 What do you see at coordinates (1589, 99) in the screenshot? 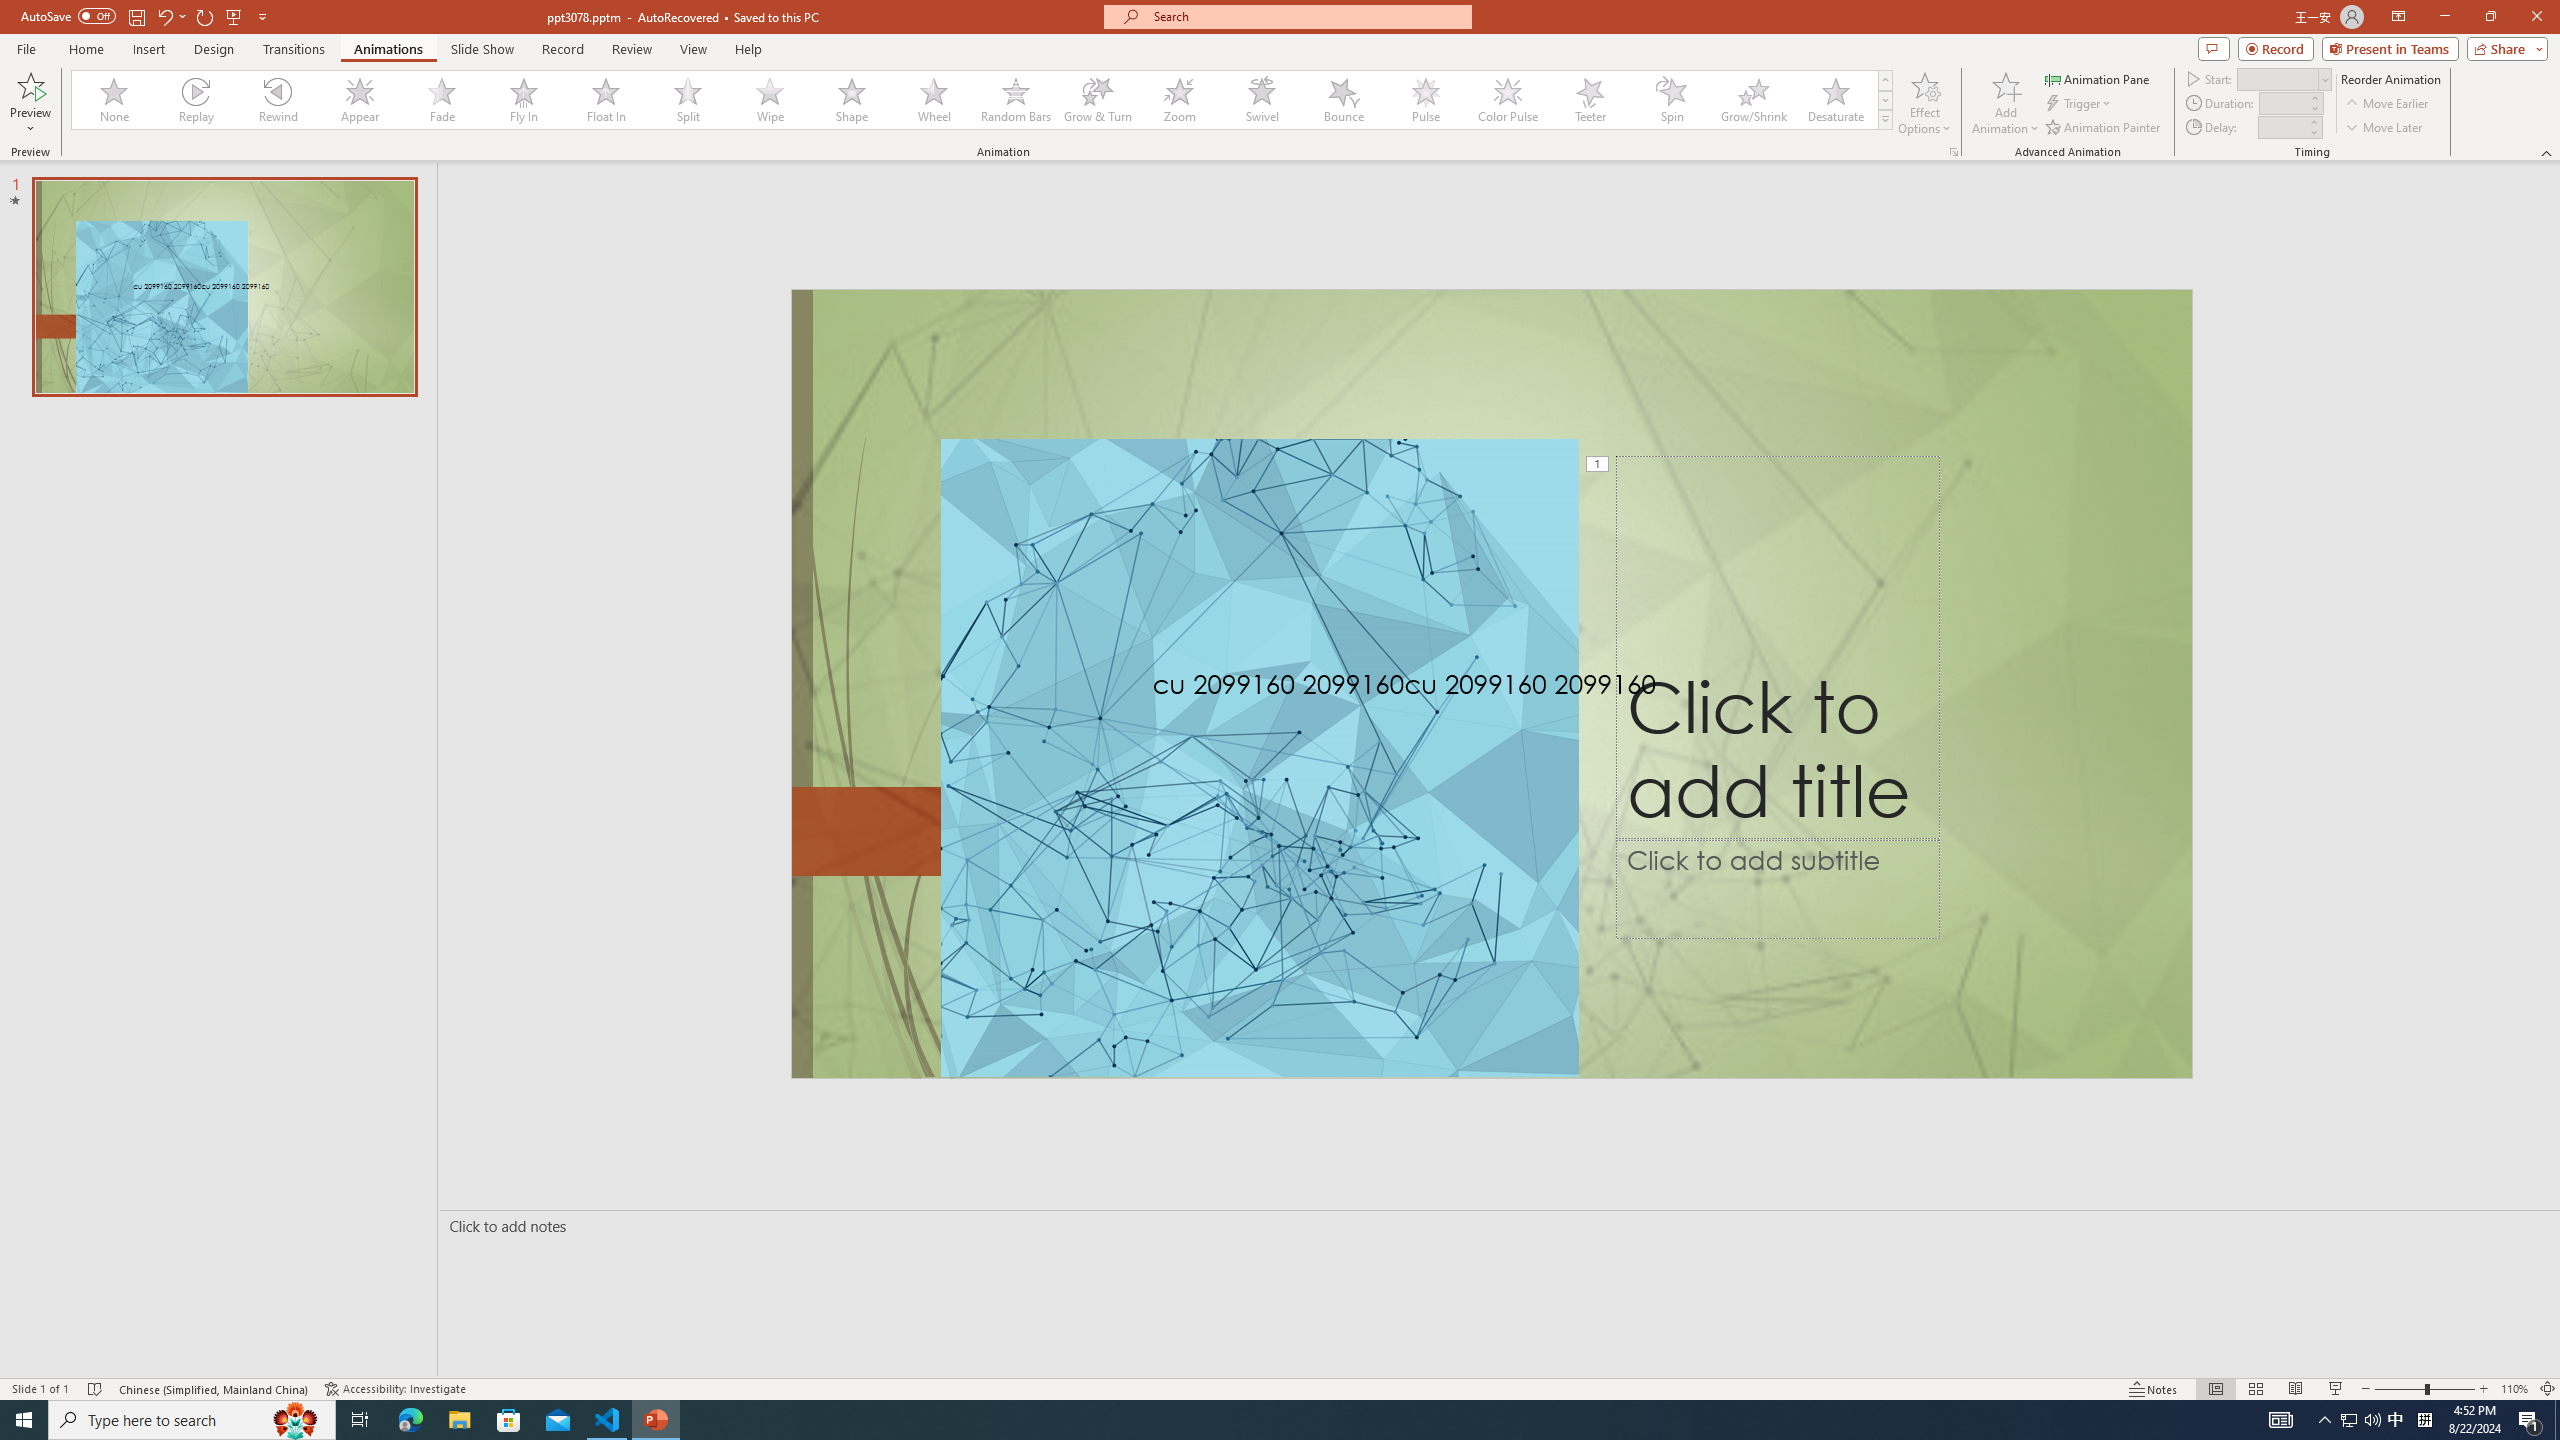
I see `'Teeter'` at bounding box center [1589, 99].